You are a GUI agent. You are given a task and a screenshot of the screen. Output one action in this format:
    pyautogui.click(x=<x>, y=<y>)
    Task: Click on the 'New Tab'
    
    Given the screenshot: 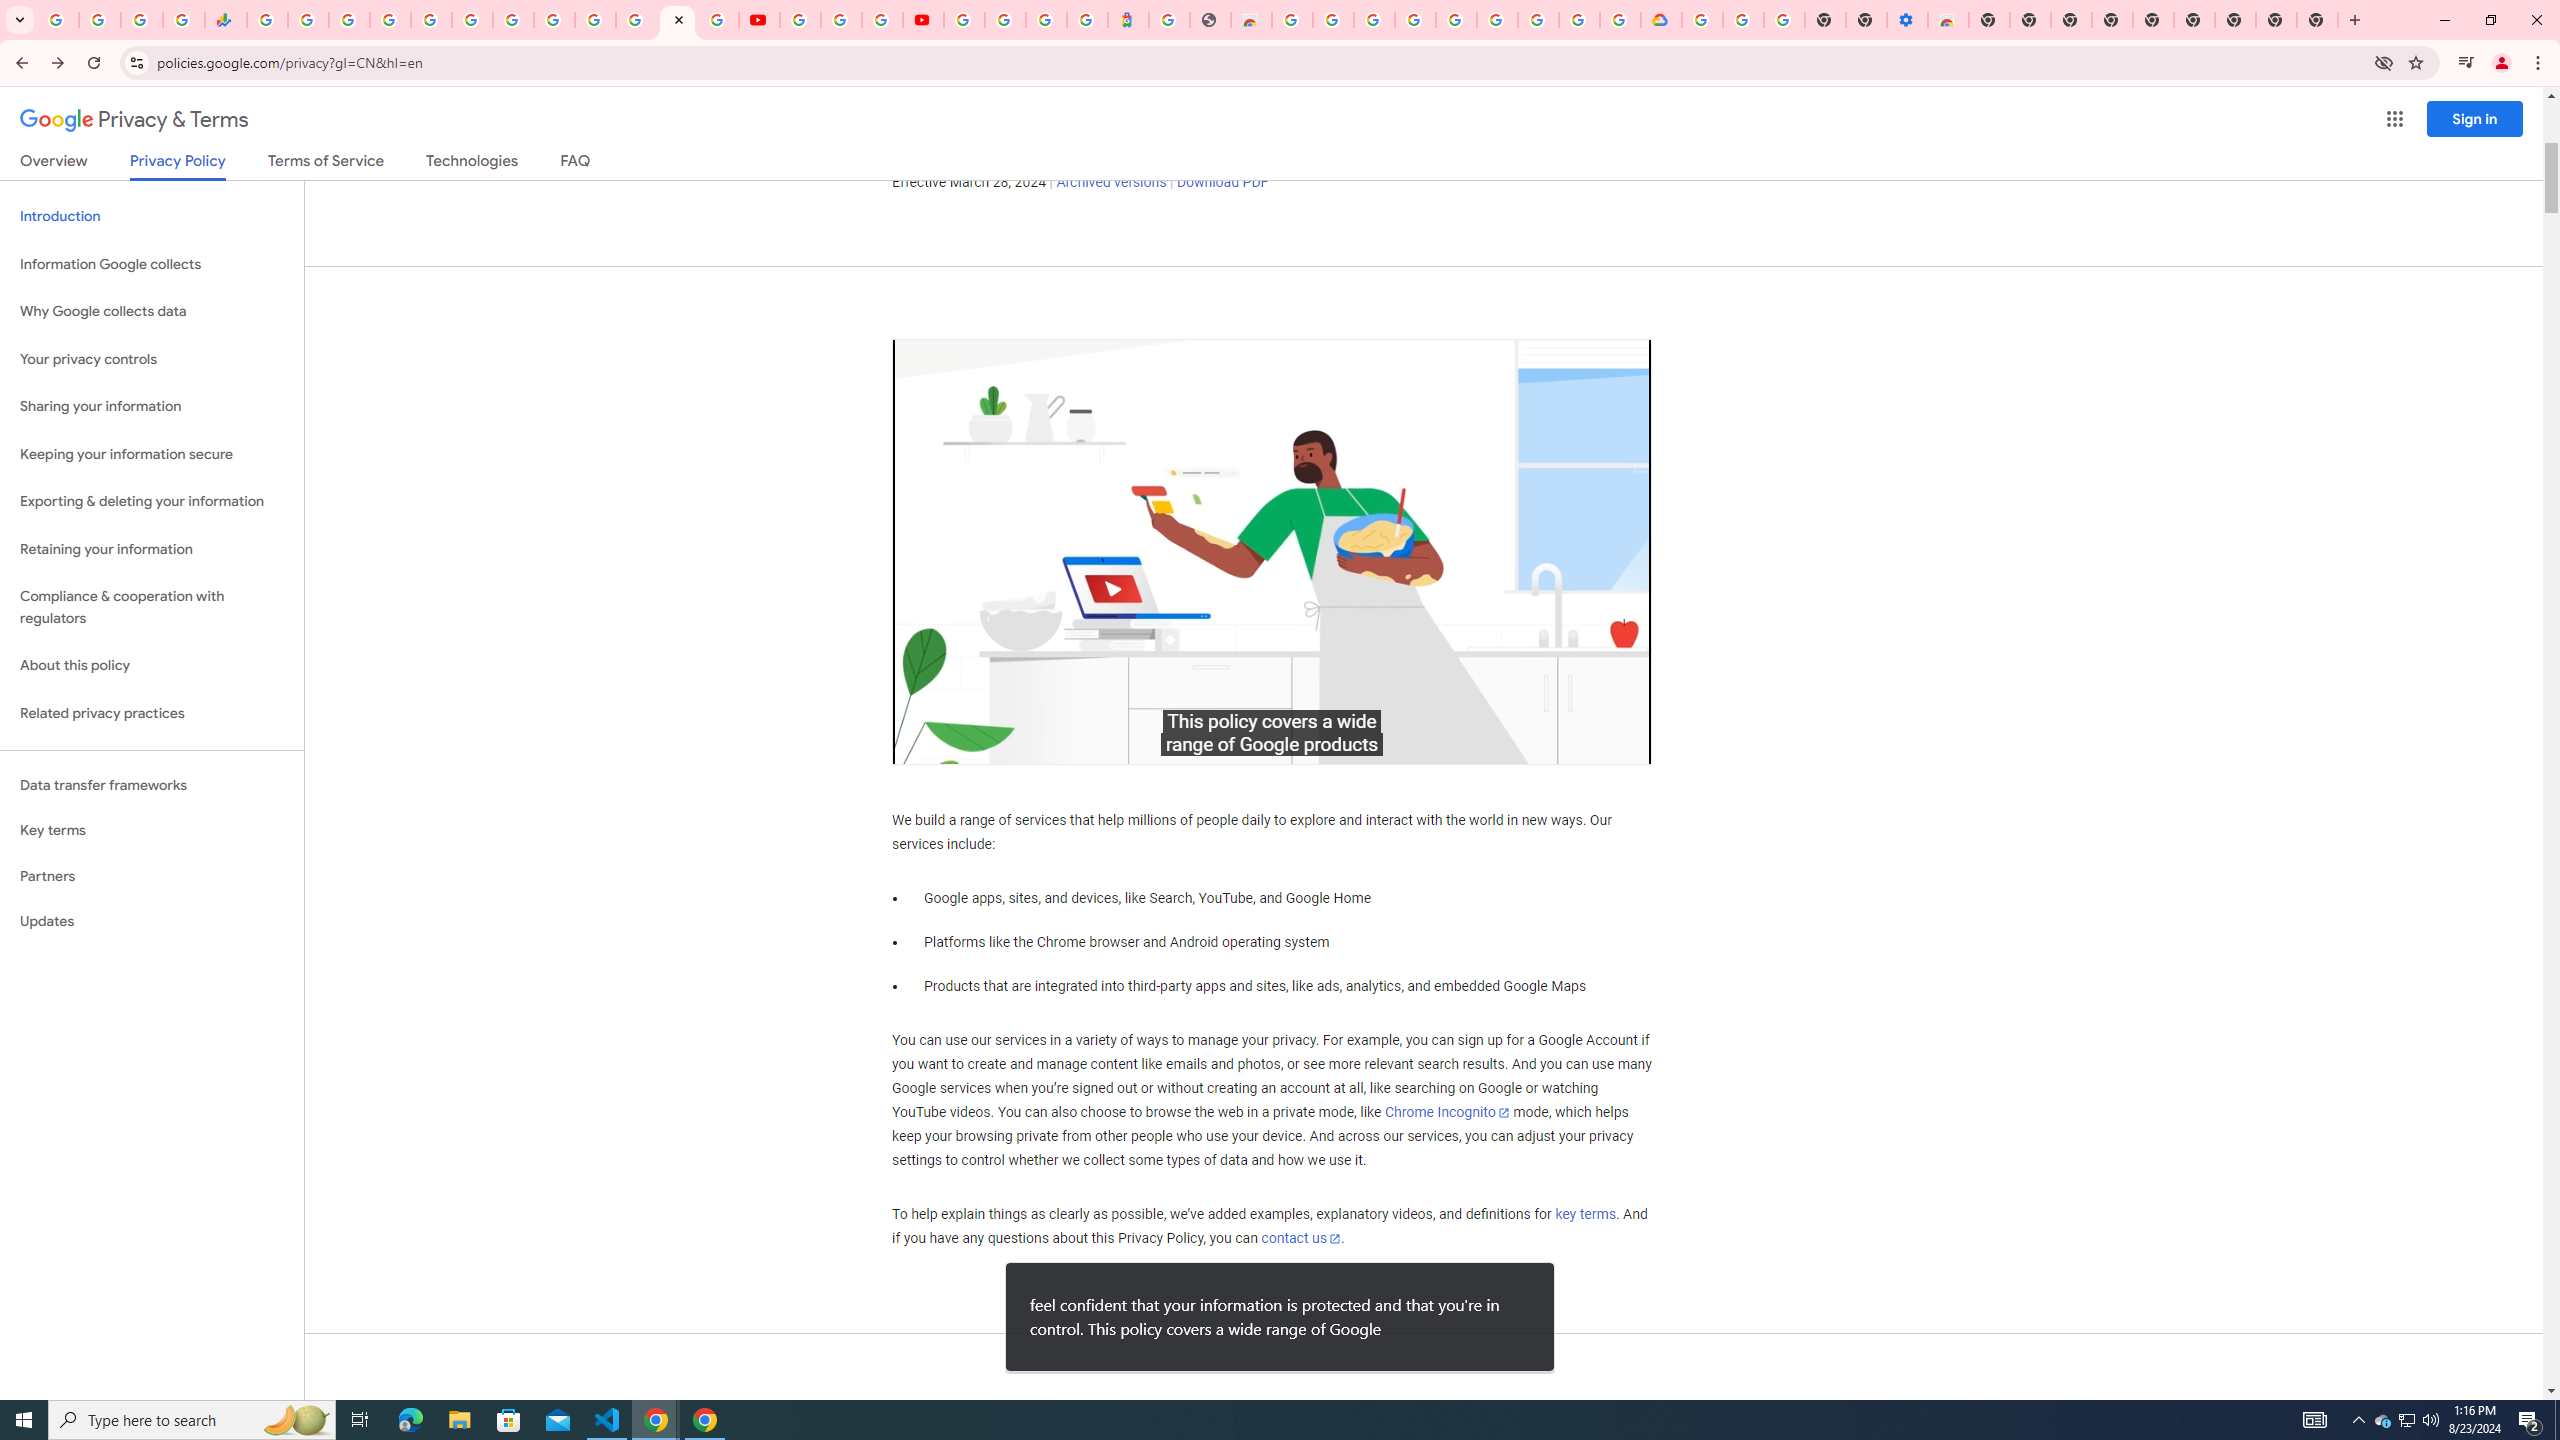 What is the action you would take?
    pyautogui.click(x=2318, y=19)
    